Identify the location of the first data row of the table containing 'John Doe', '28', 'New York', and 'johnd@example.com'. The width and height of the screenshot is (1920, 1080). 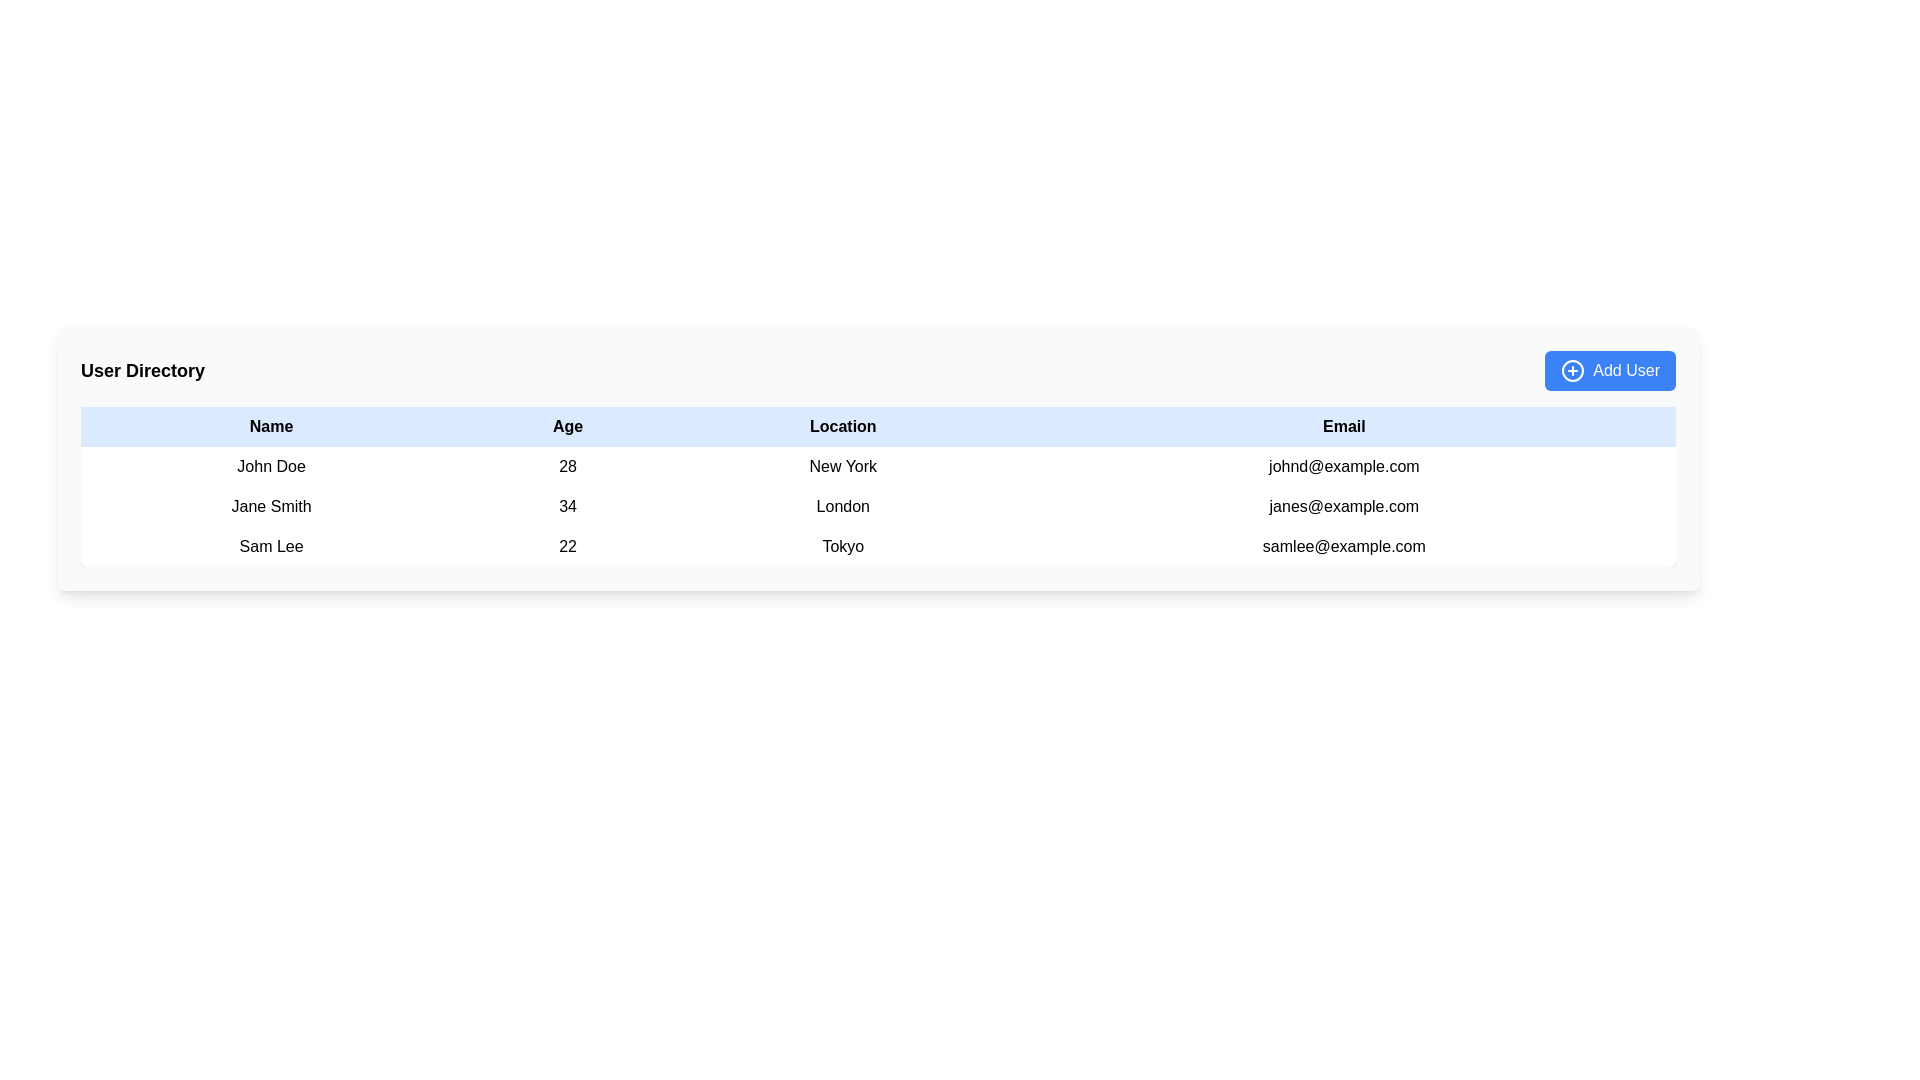
(878, 466).